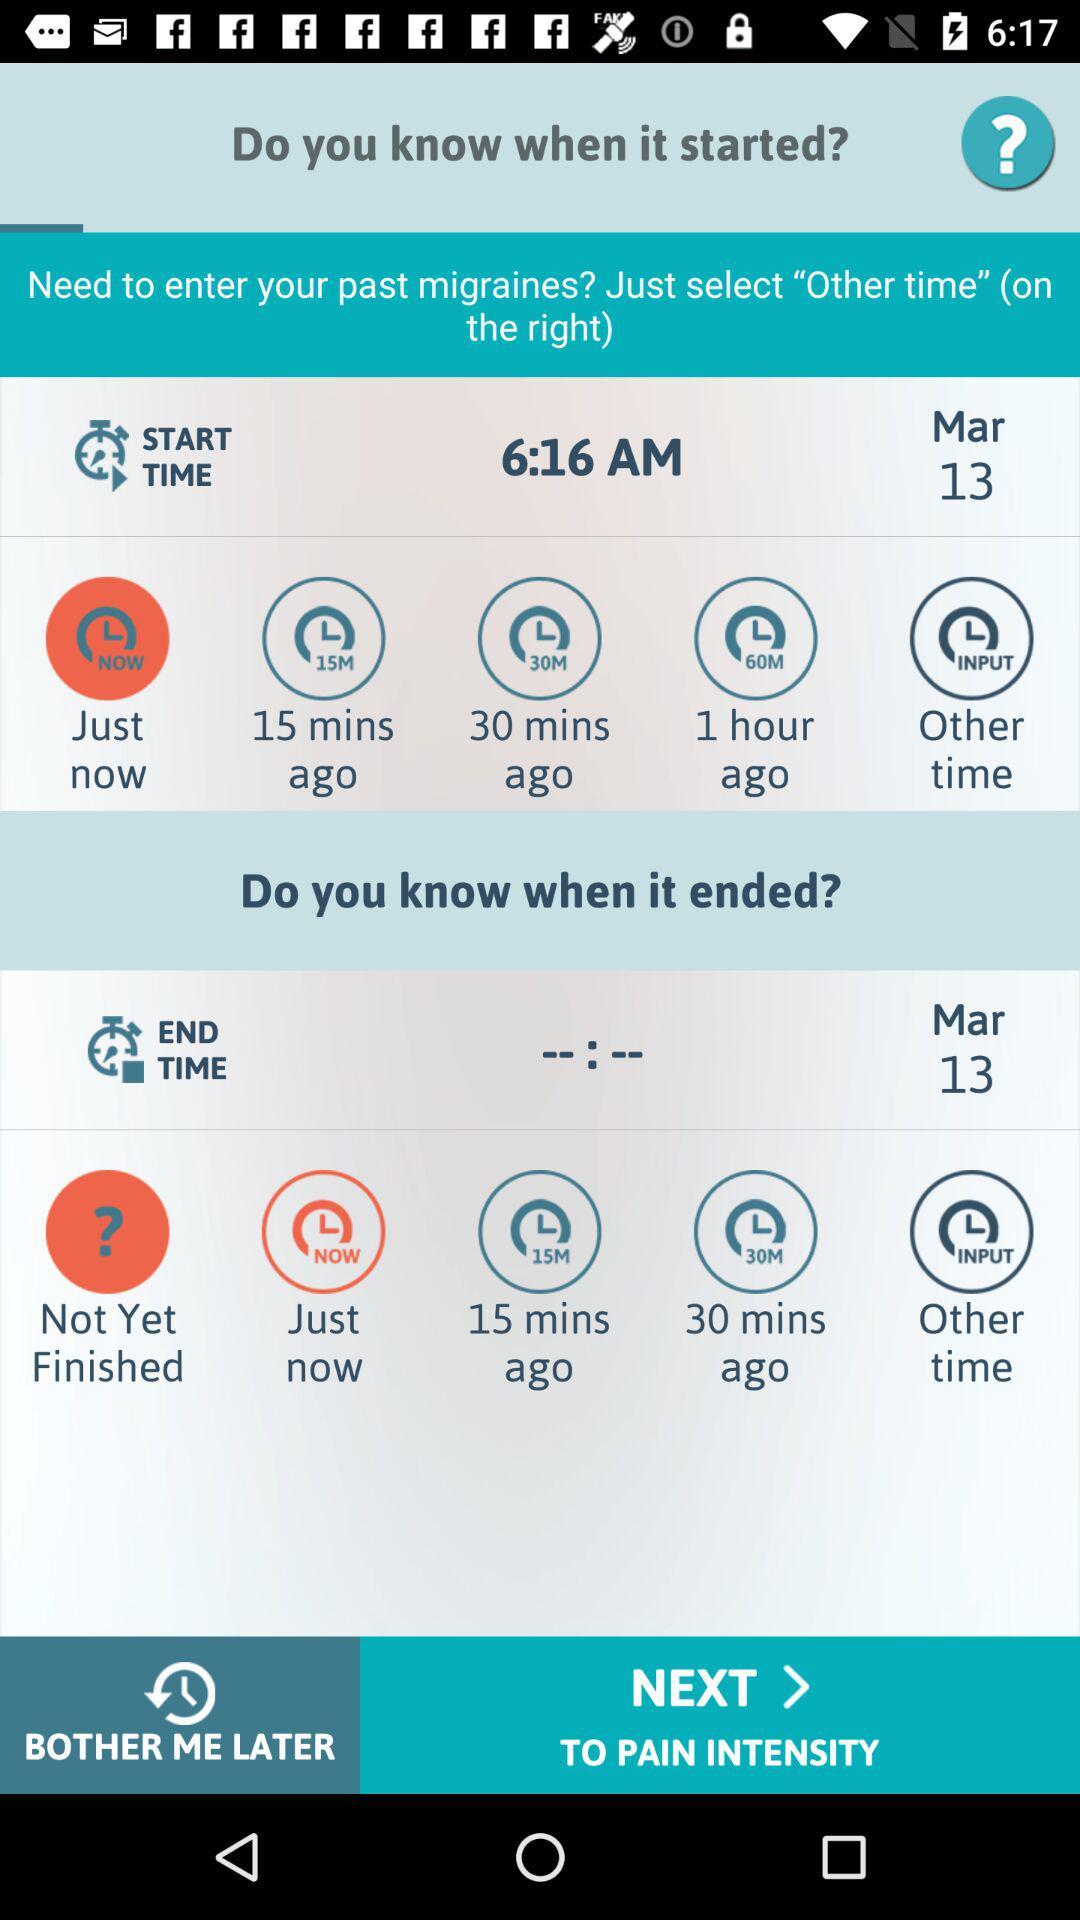 This screenshot has height=1920, width=1080. Describe the element at coordinates (1015, 142) in the screenshot. I see `the help icon` at that location.